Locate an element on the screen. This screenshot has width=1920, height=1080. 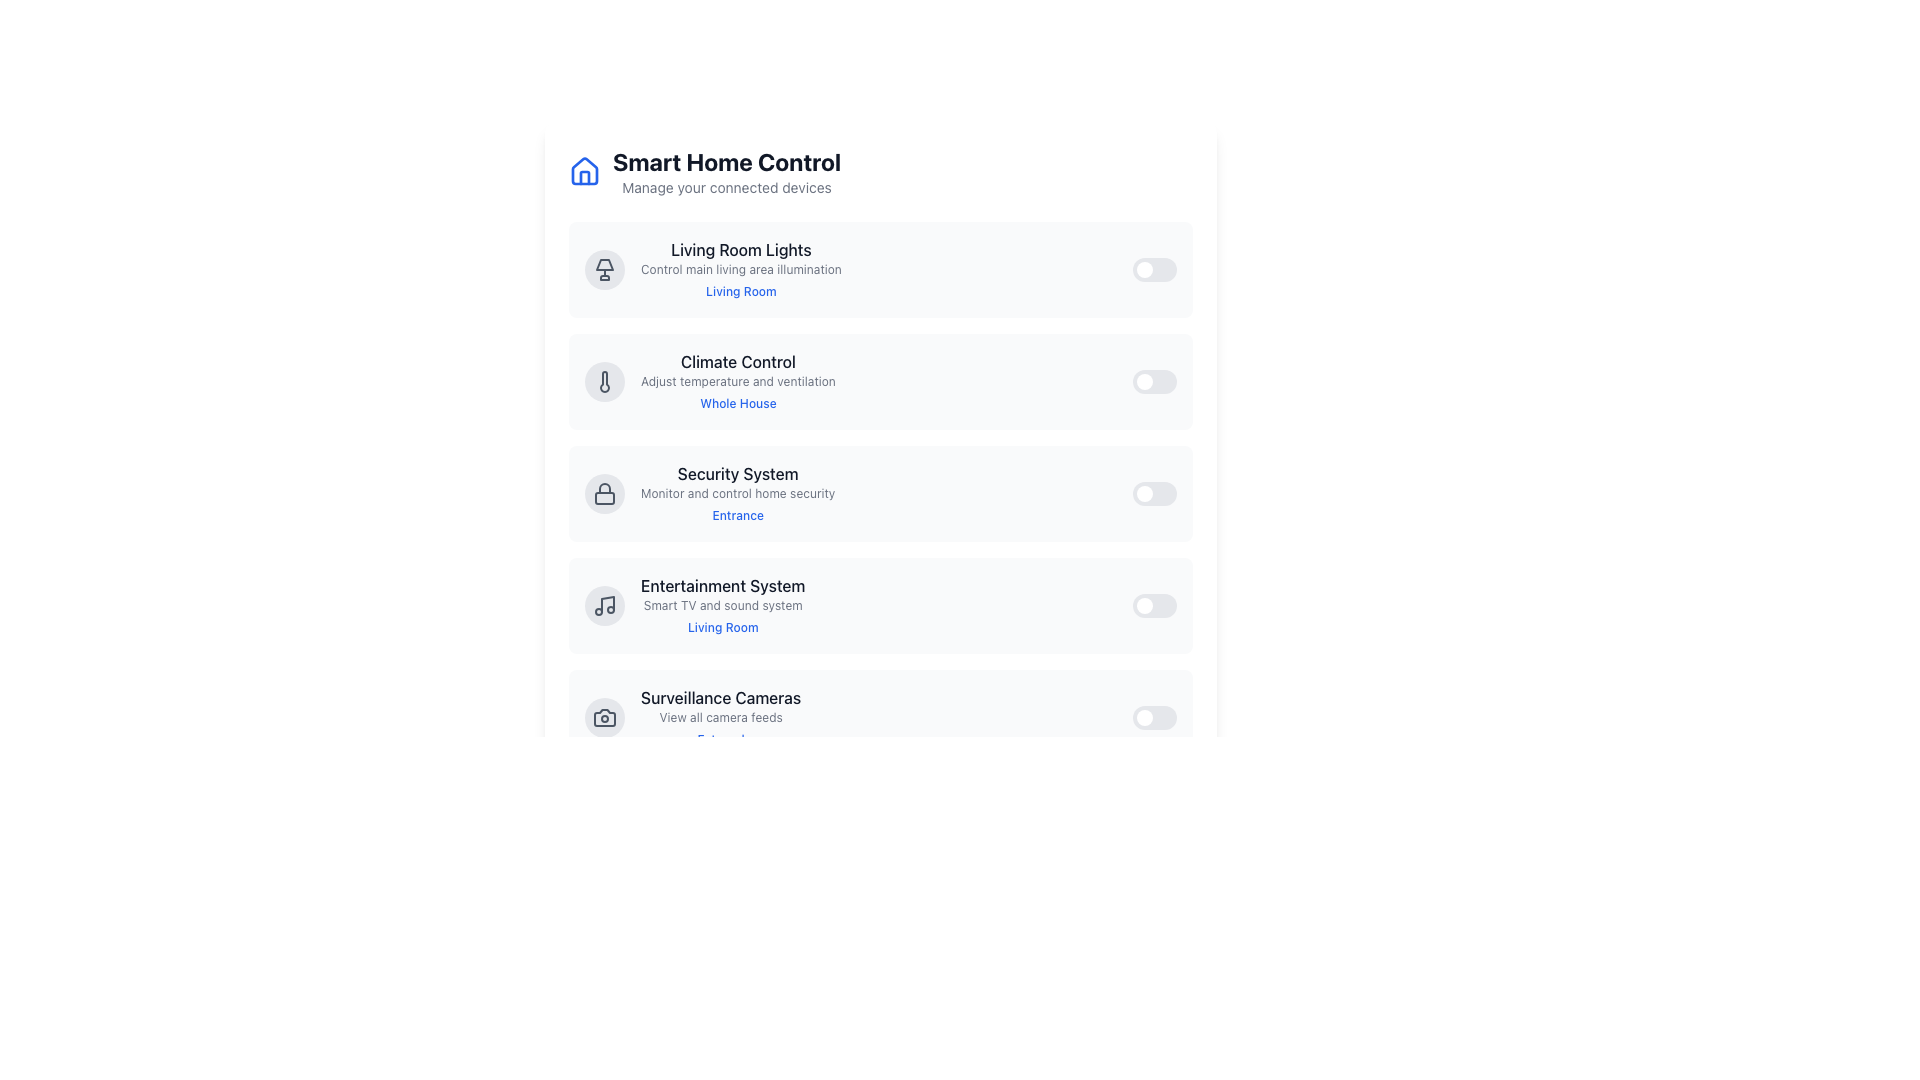
the toggle switch for 'Climate Control' in the smart home interface to change its state is located at coordinates (880, 381).